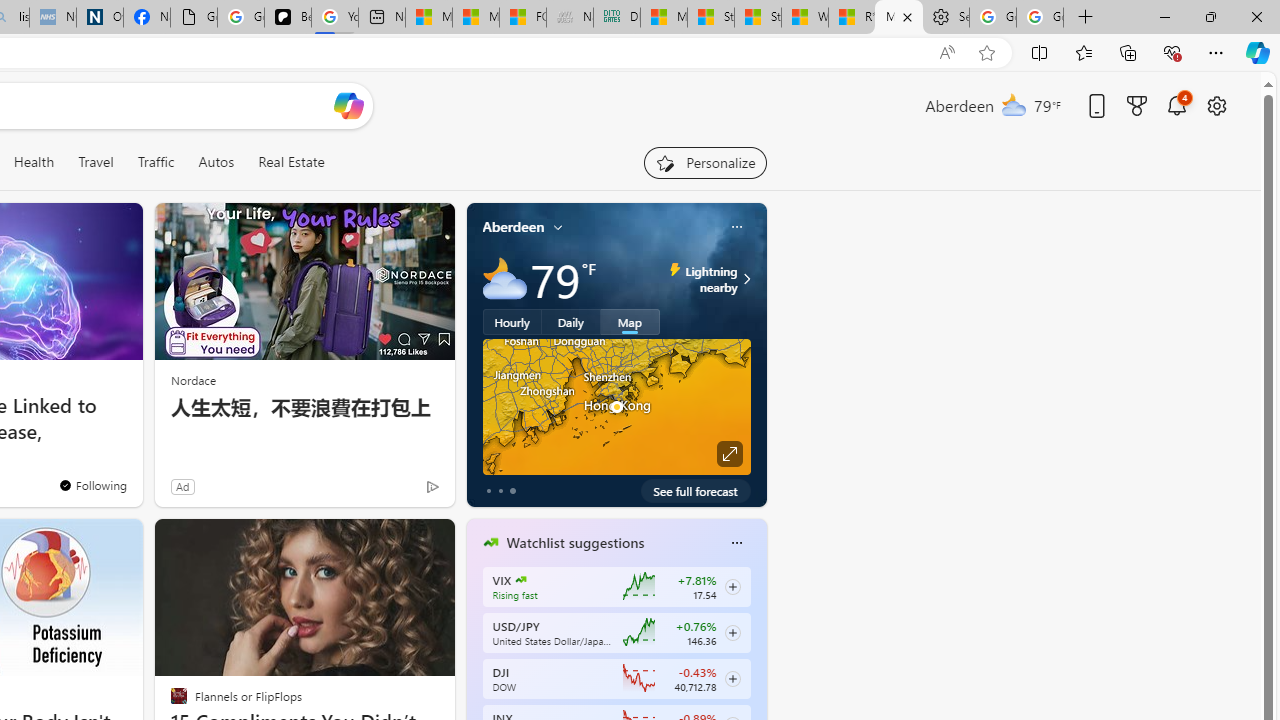  What do you see at coordinates (500, 491) in the screenshot?
I see `'tab-1'` at bounding box center [500, 491].